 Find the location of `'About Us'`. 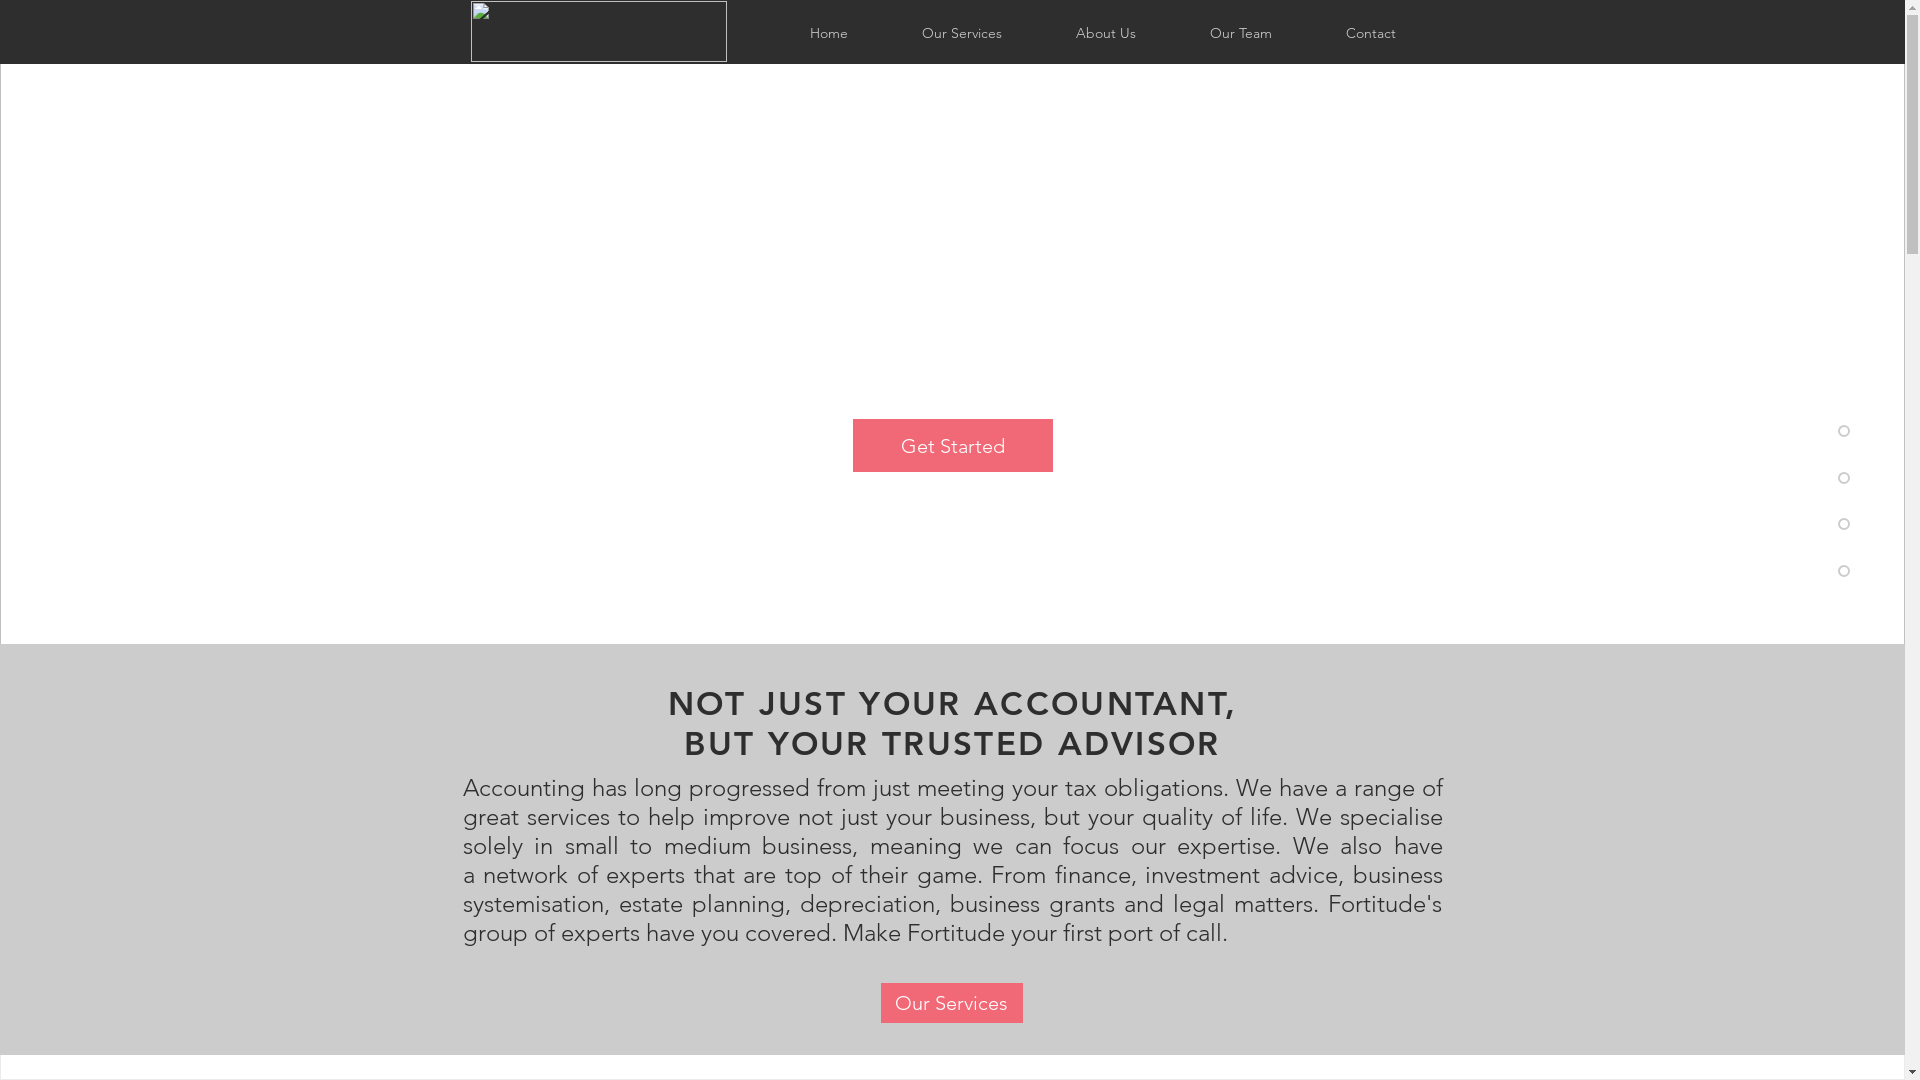

'About Us' is located at coordinates (1103, 33).